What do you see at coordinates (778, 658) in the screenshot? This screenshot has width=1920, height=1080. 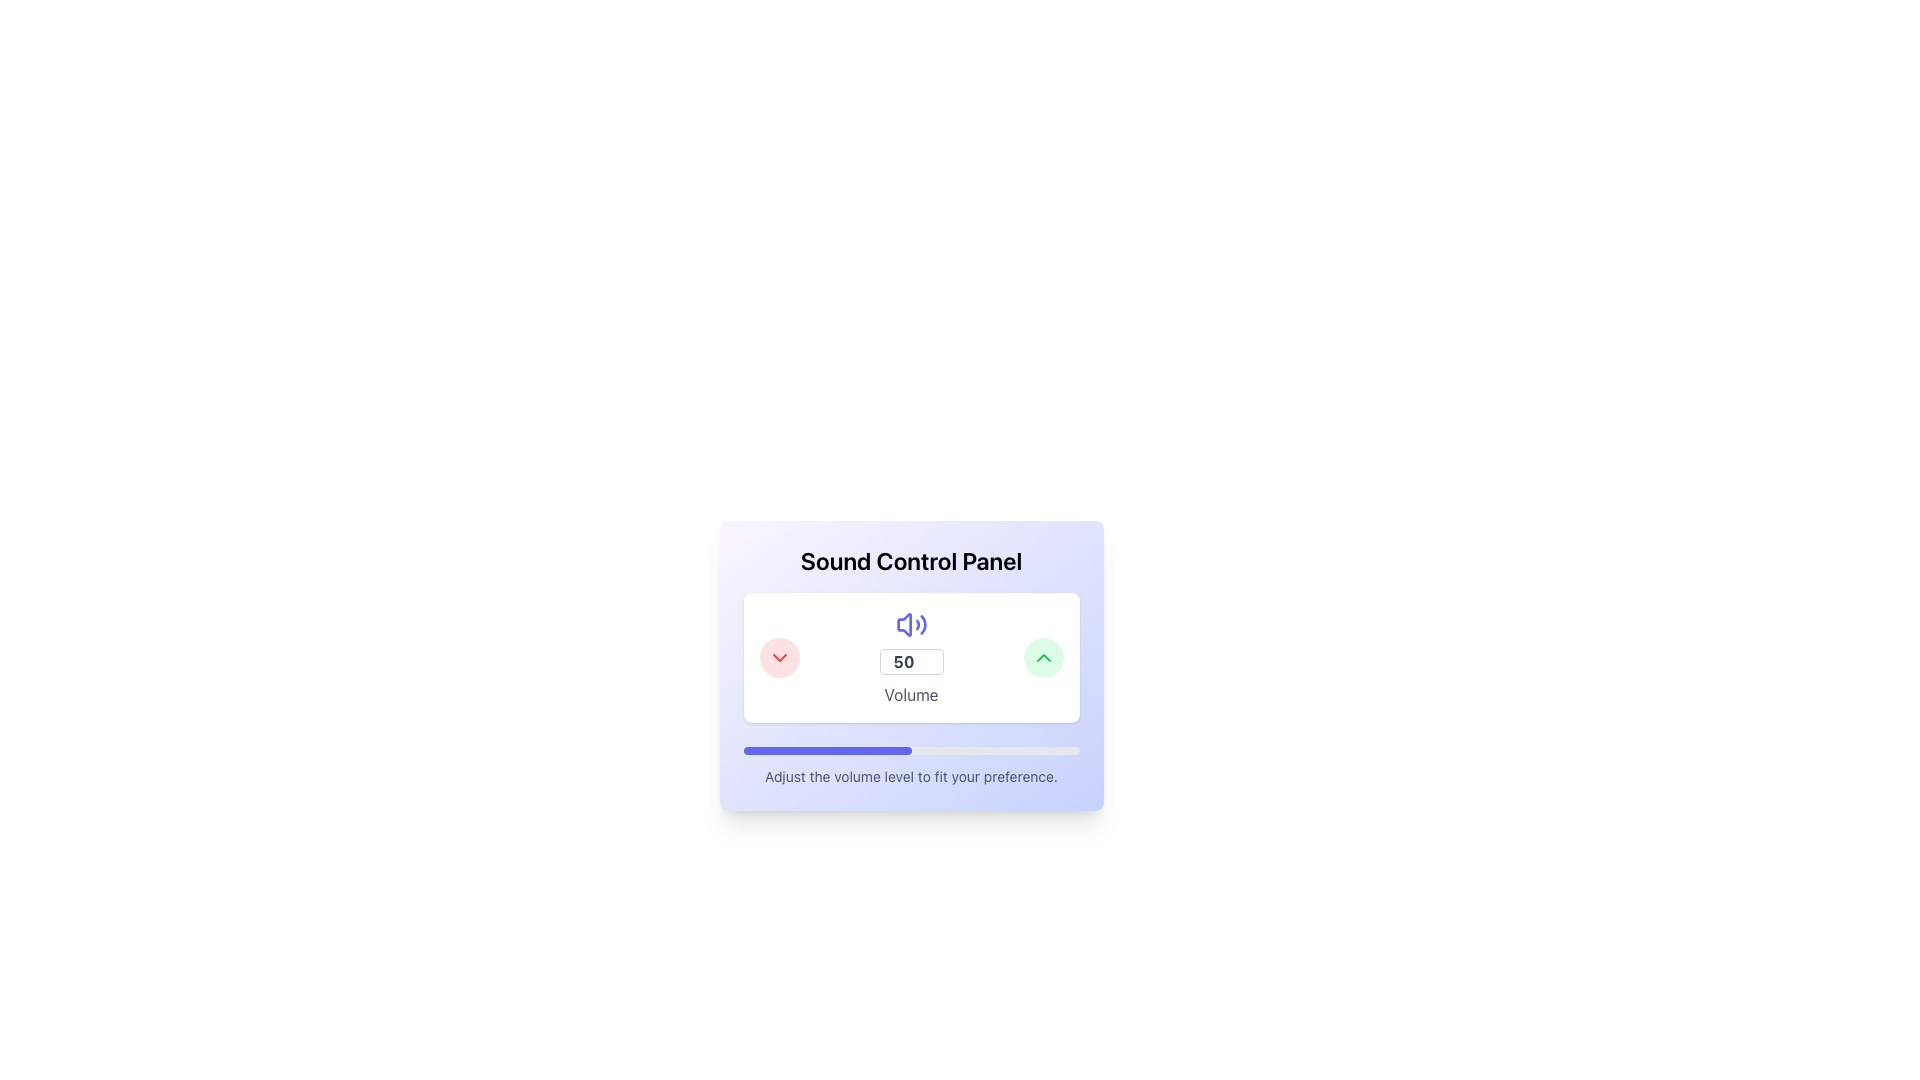 I see `the circular red button with a downward chevron icon located within the white 'Volume' panel` at bounding box center [778, 658].